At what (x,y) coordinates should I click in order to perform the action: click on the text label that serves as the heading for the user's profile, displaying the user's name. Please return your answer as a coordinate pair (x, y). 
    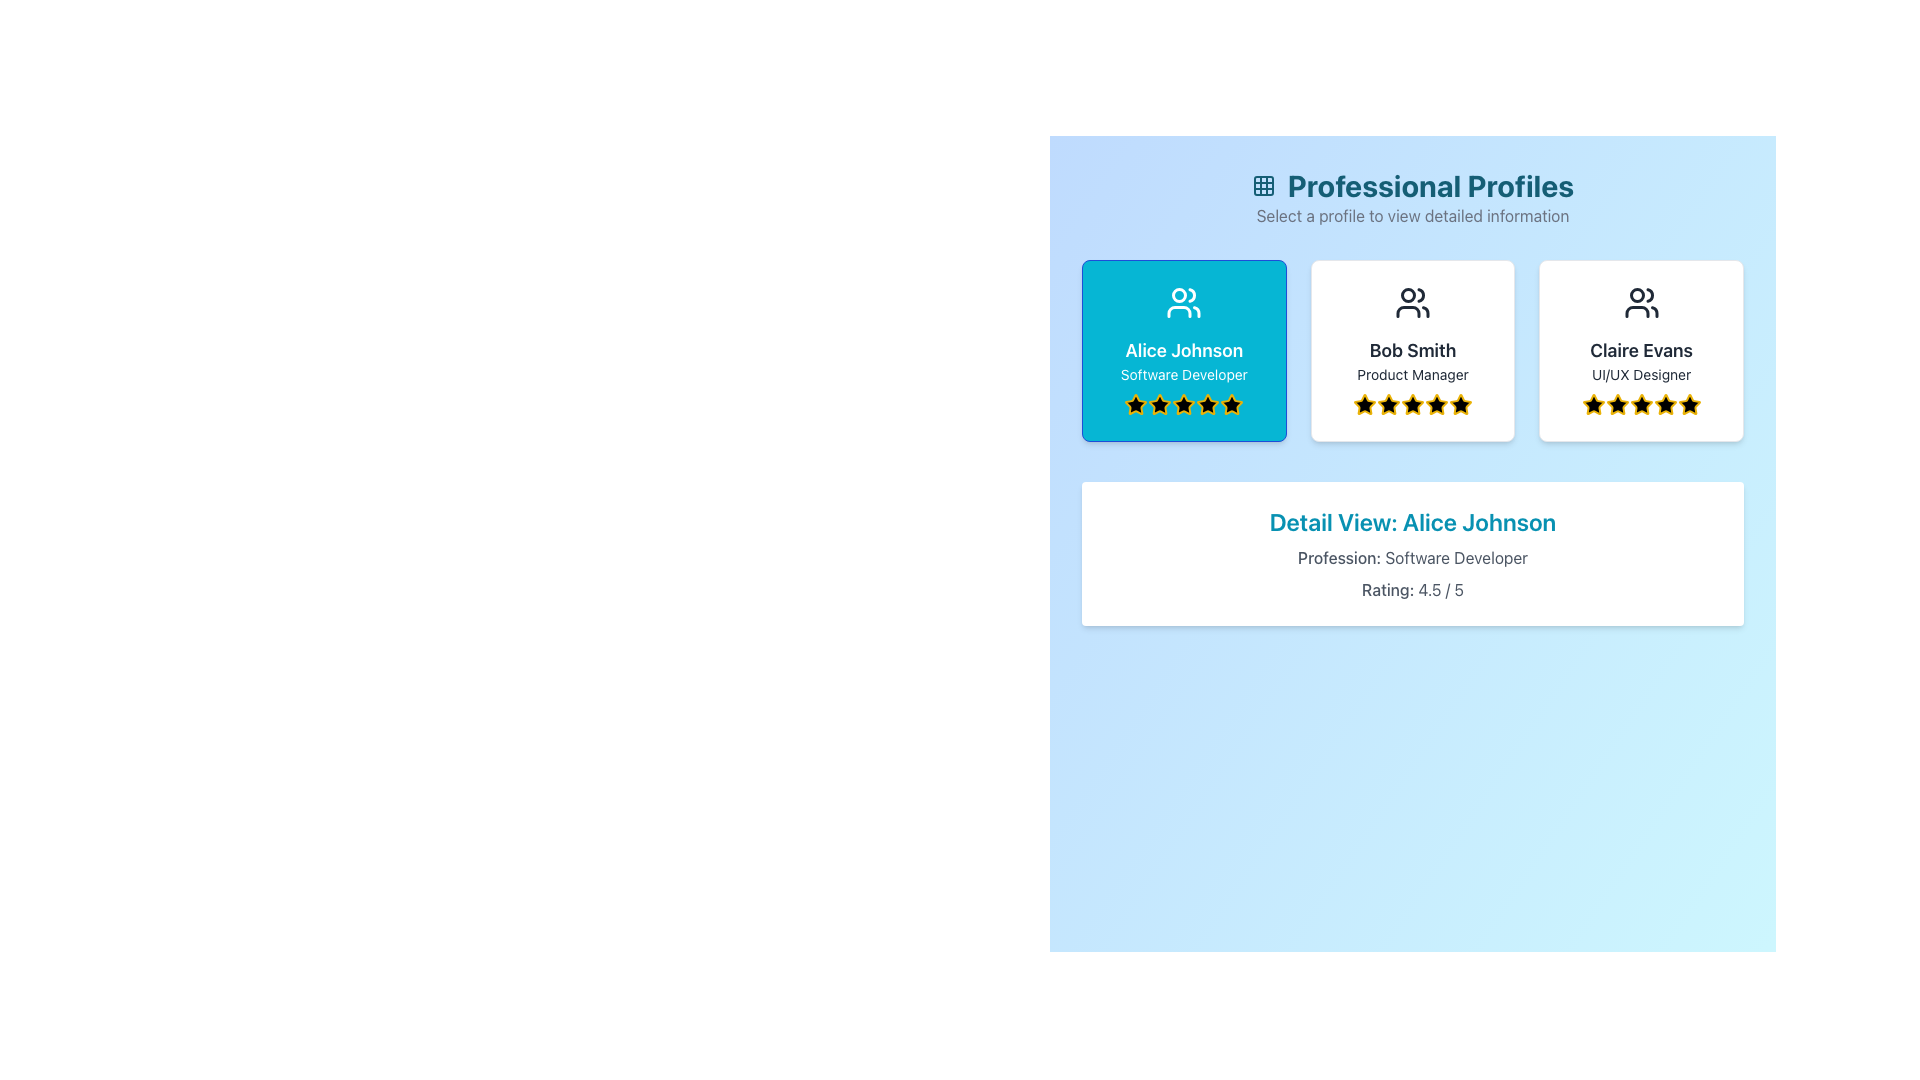
    Looking at the image, I should click on (1411, 520).